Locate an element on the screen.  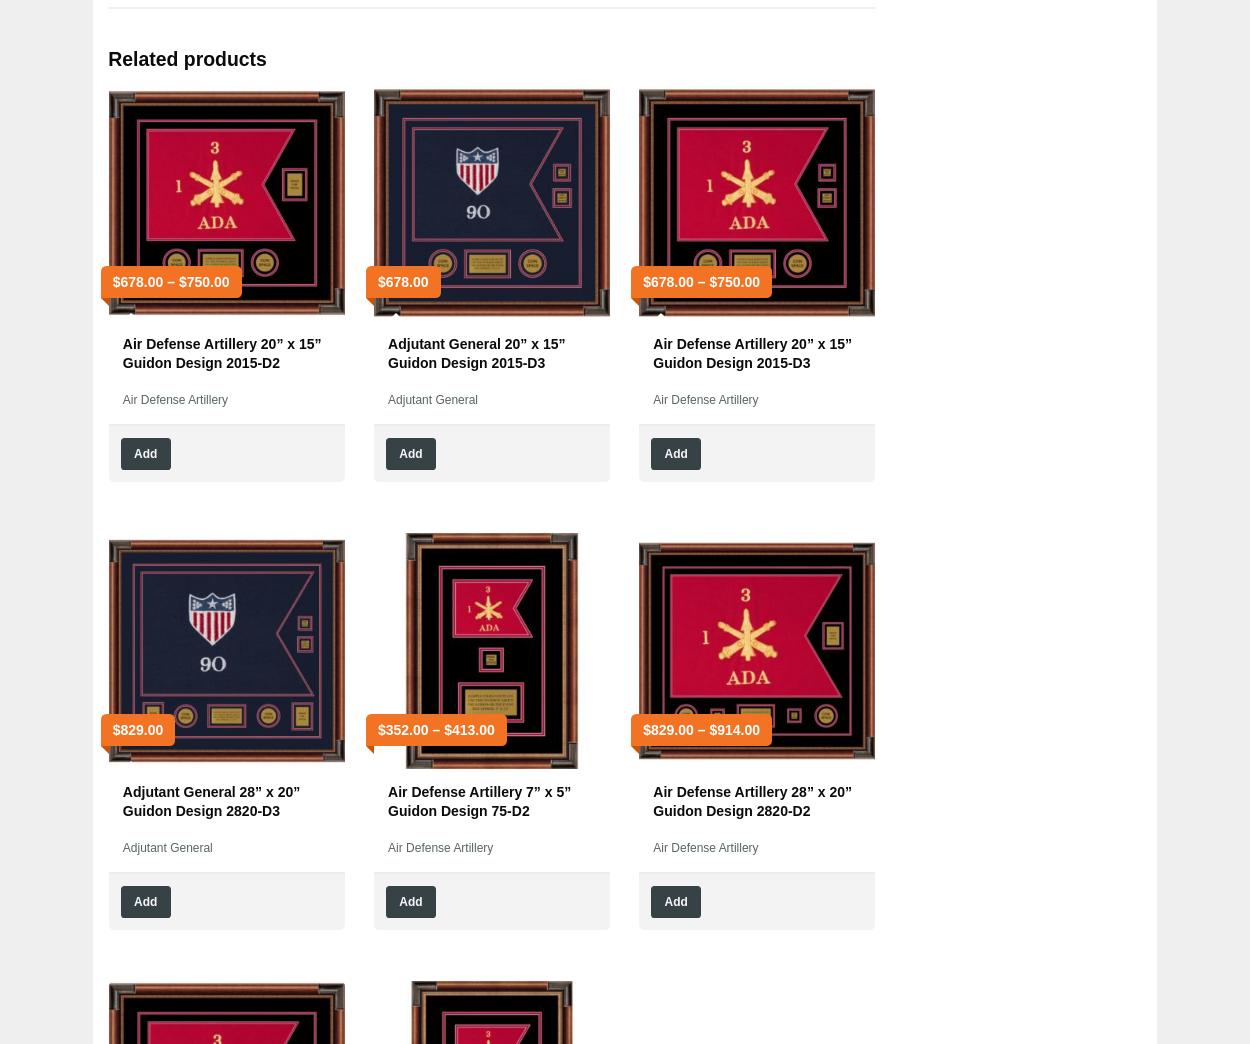
'Adjutant General 28” x 20” Guidon Design 2820-D3' is located at coordinates (210, 799).